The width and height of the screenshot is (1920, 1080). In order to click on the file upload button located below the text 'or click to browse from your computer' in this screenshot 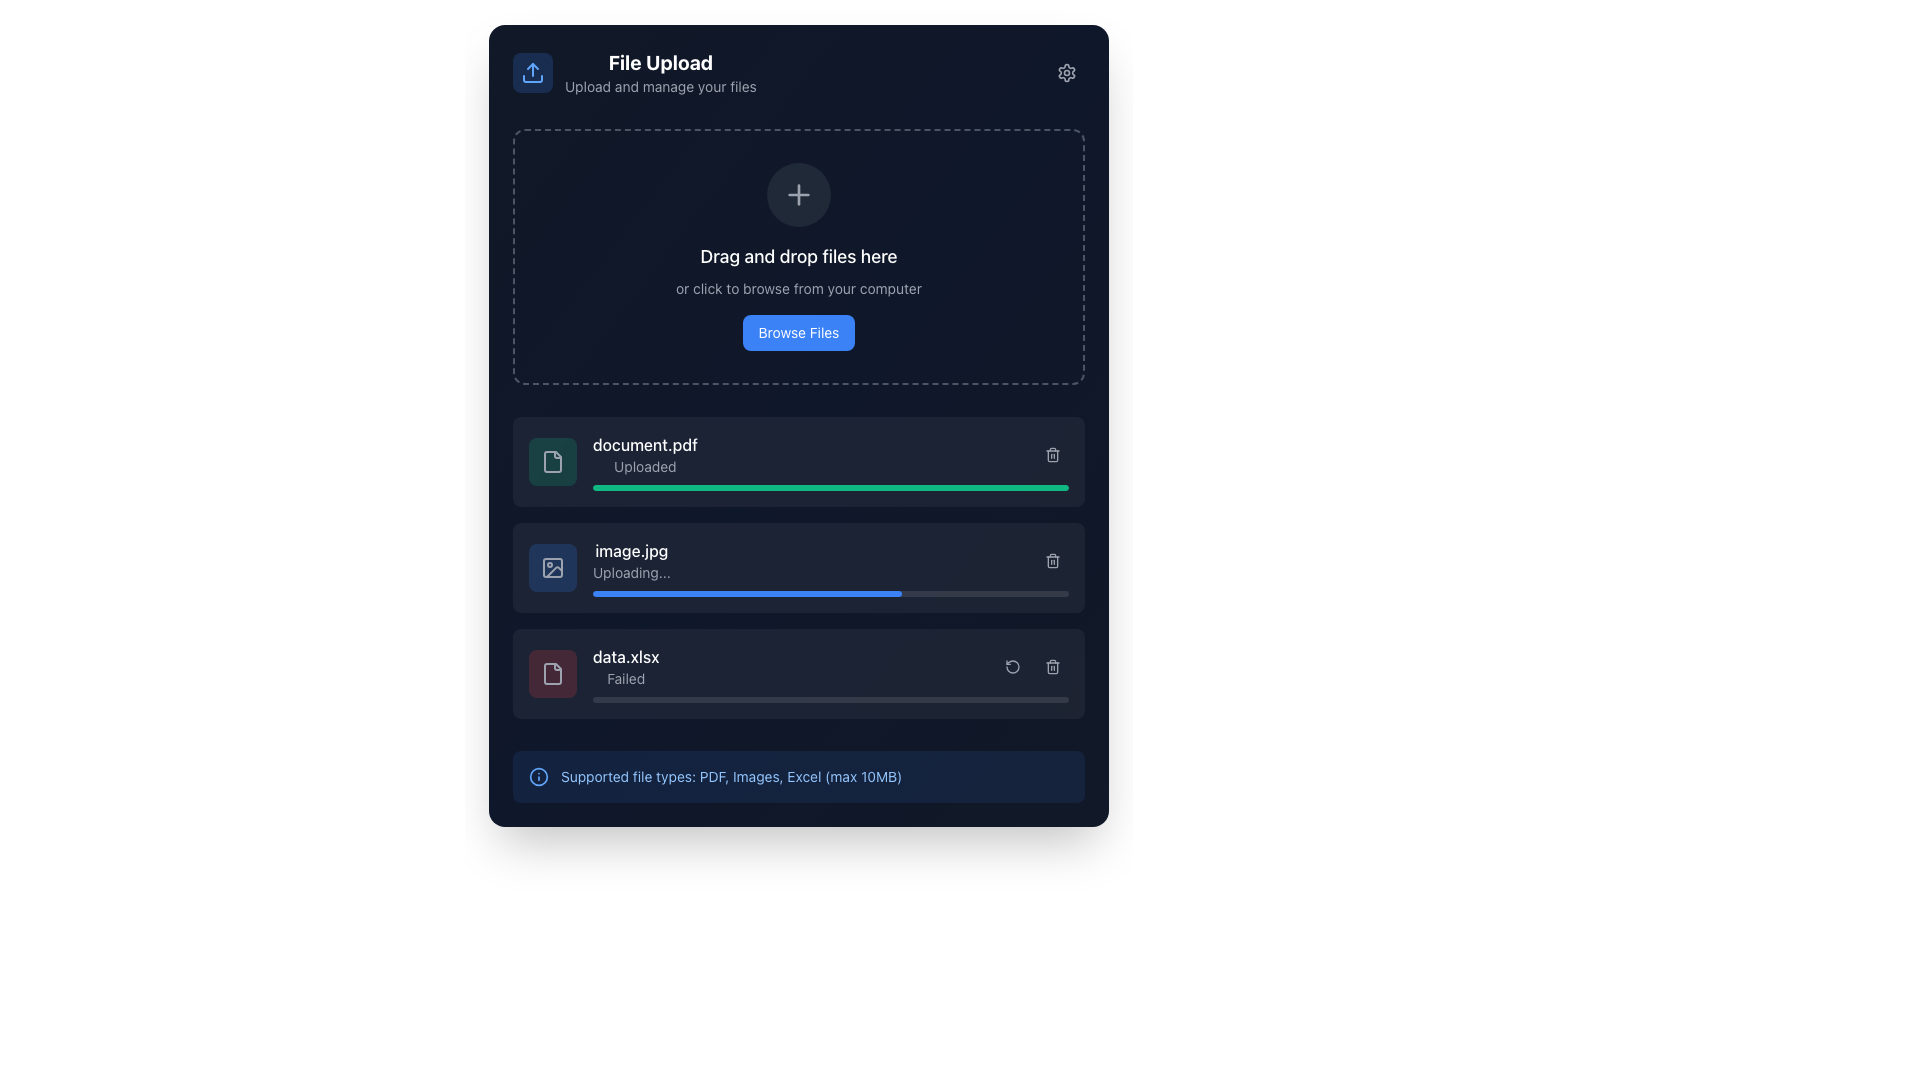, I will do `click(797, 331)`.